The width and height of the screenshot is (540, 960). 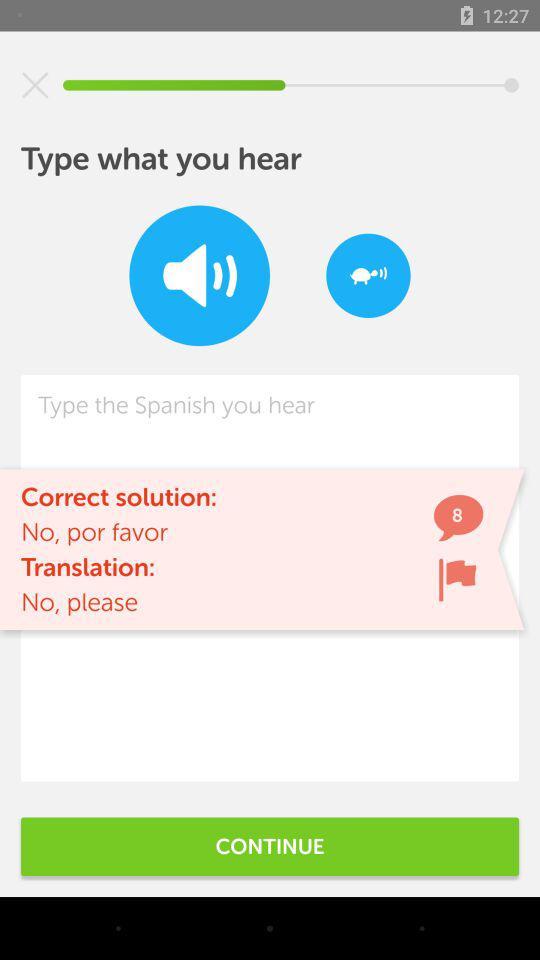 What do you see at coordinates (199, 274) in the screenshot?
I see `sound option` at bounding box center [199, 274].